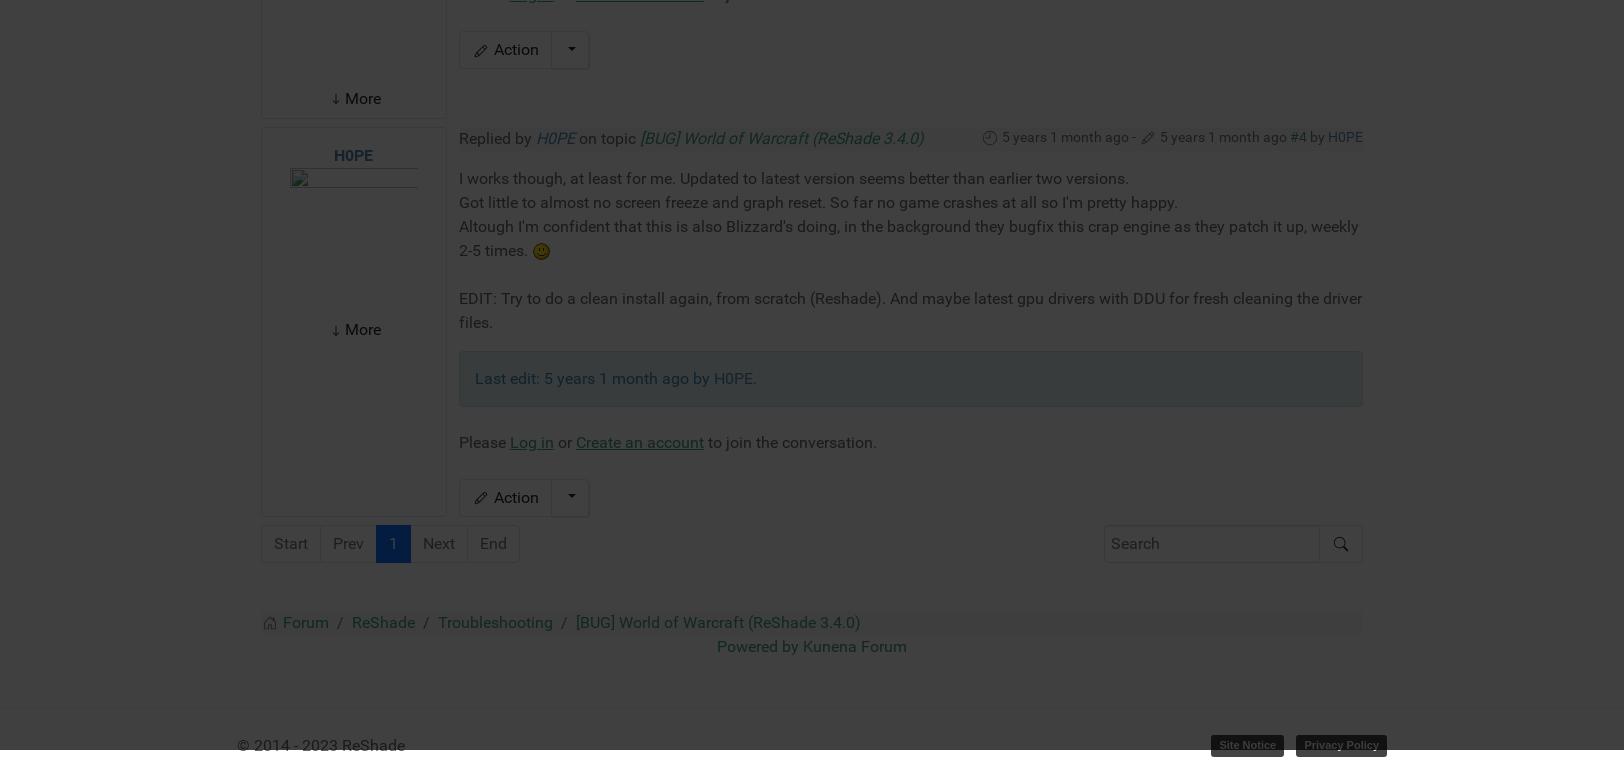 This screenshot has height=783, width=1624. I want to click on 'More', so click(361, 13).